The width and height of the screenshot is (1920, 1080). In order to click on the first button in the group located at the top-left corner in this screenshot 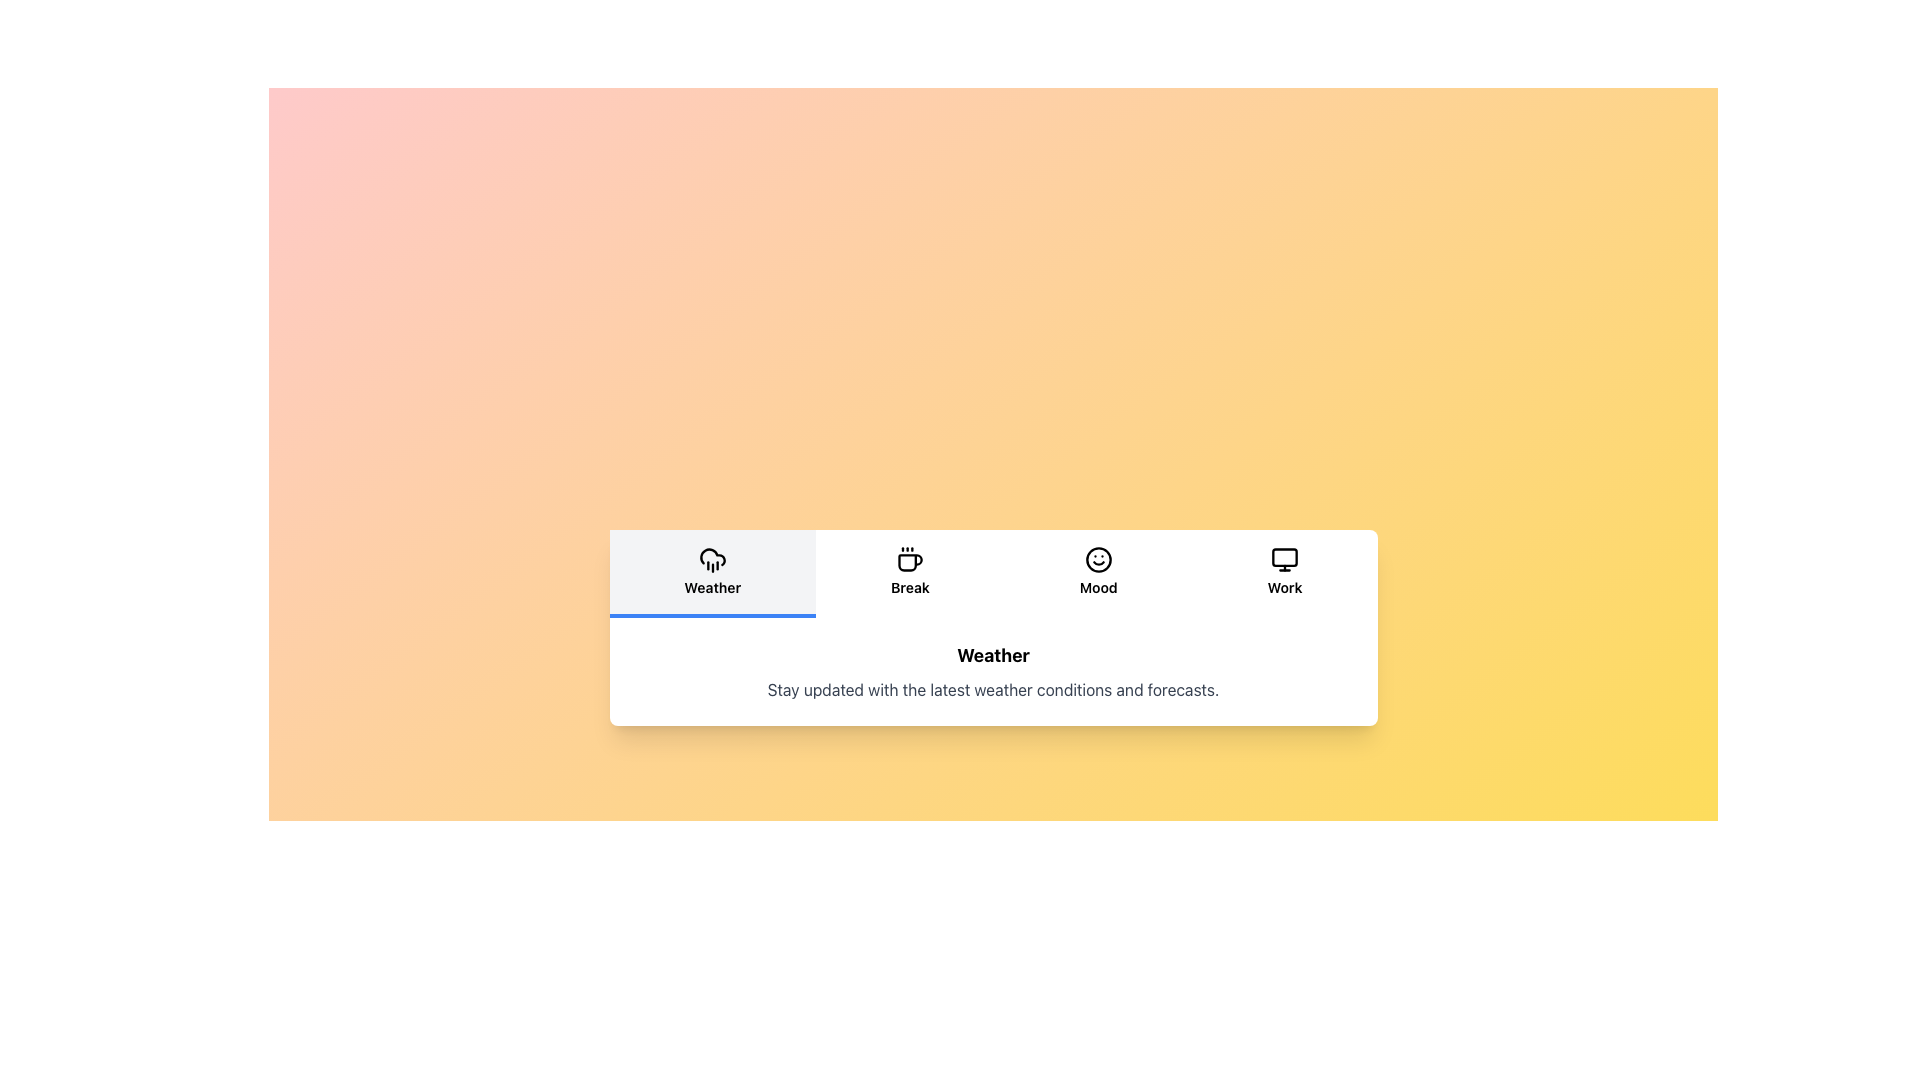, I will do `click(712, 574)`.